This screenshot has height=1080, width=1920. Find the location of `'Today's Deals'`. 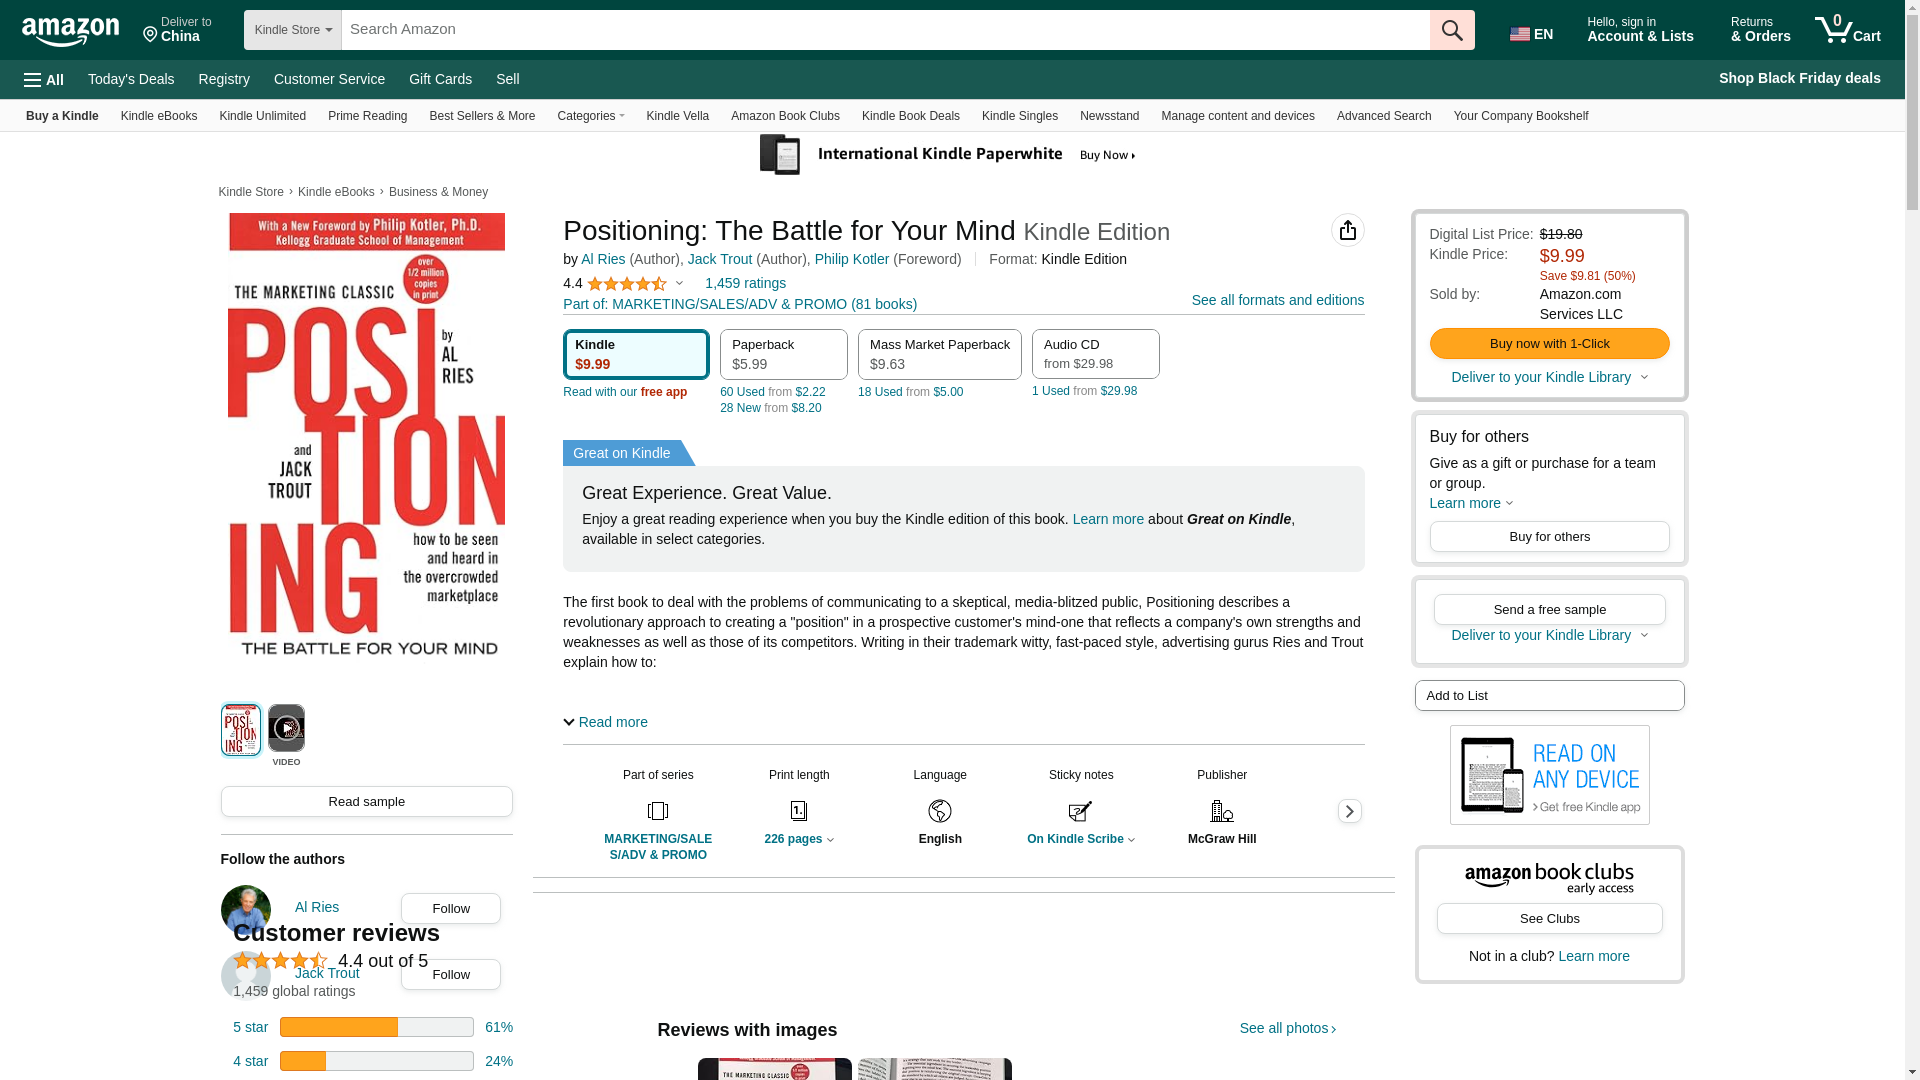

'Today's Deals' is located at coordinates (76, 77).